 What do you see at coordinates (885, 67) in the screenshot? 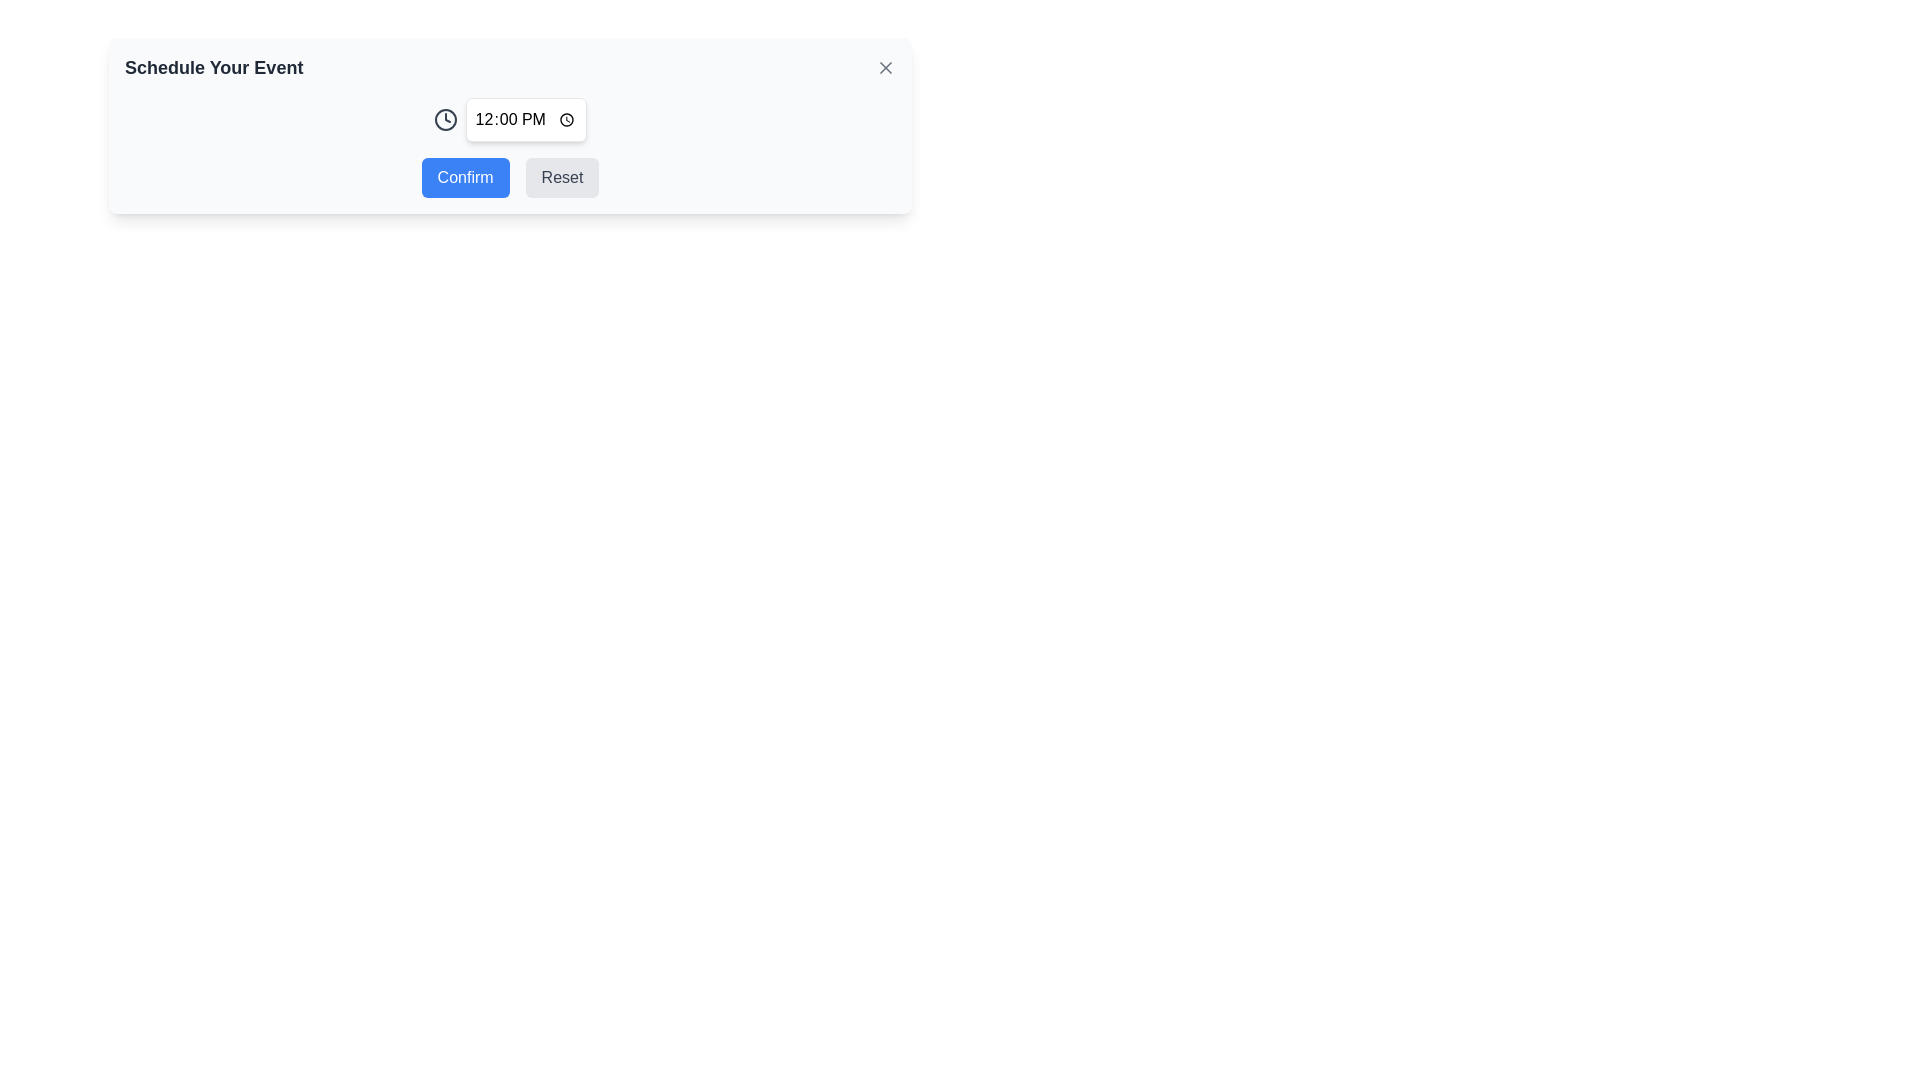
I see `the 'X' button in the top-right corner of the 'Schedule Your Event' modal` at bounding box center [885, 67].